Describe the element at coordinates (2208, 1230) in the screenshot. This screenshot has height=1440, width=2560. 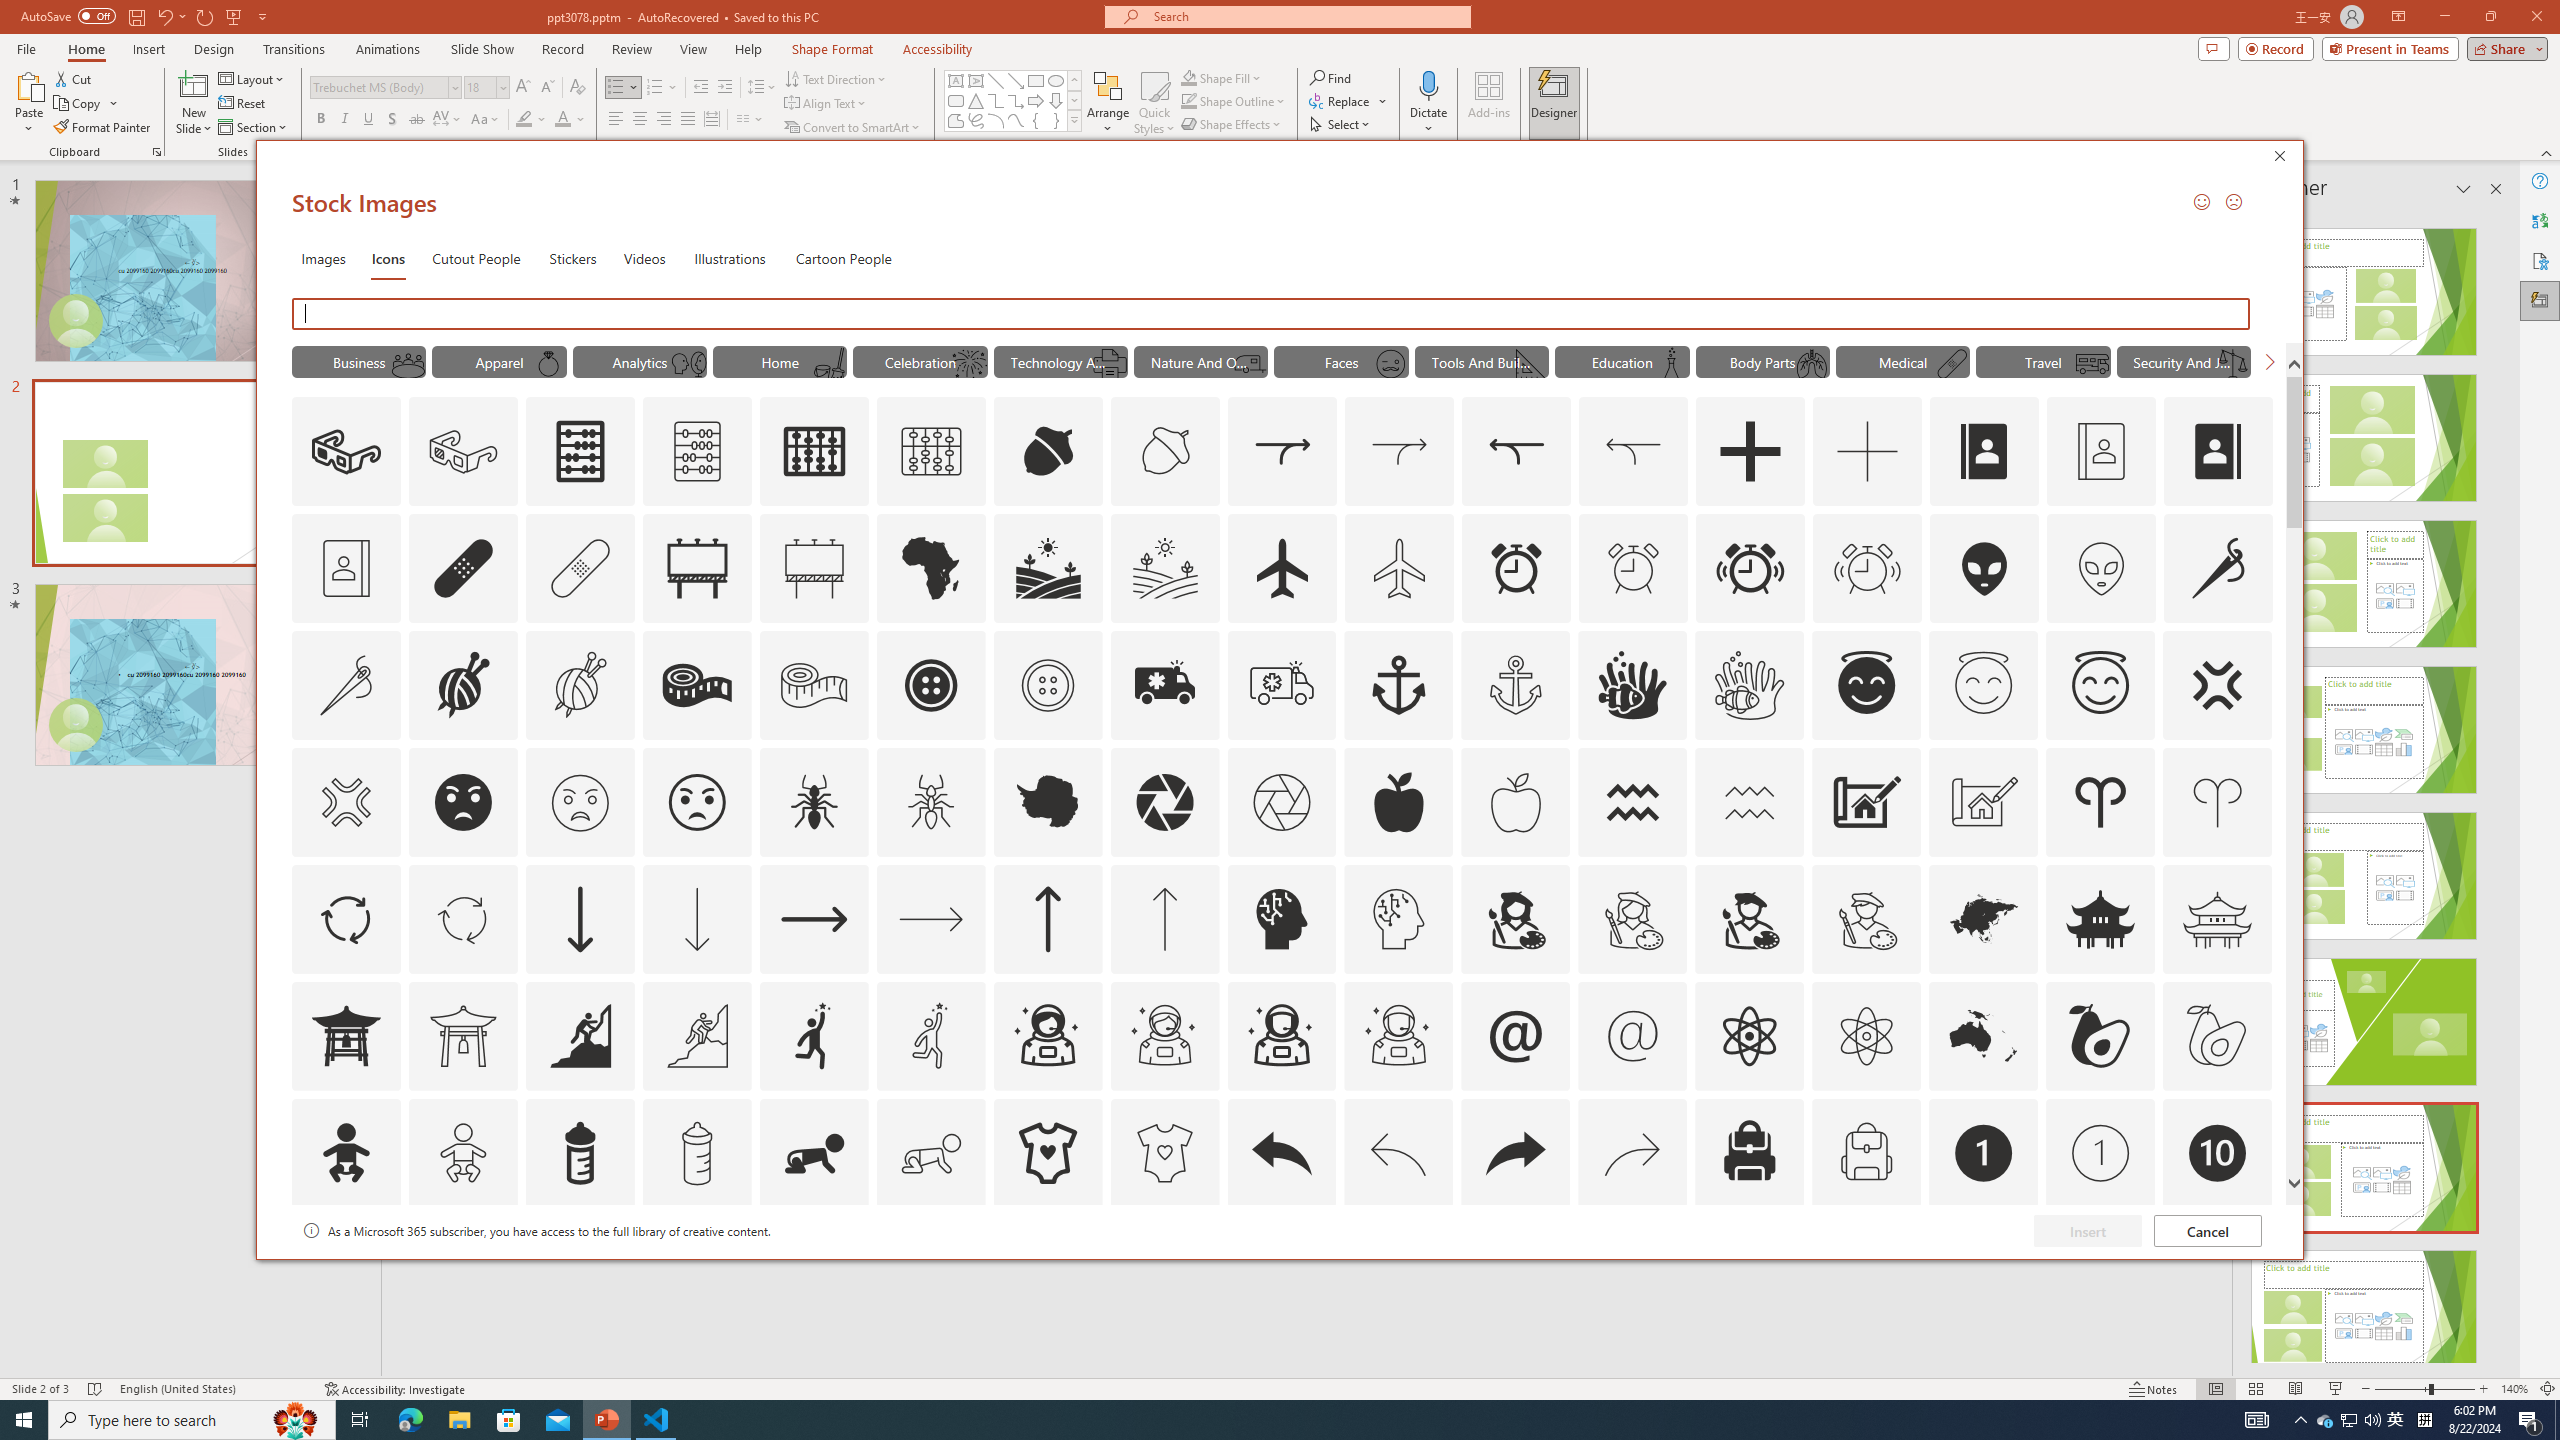
I see `'Cancel'` at that location.